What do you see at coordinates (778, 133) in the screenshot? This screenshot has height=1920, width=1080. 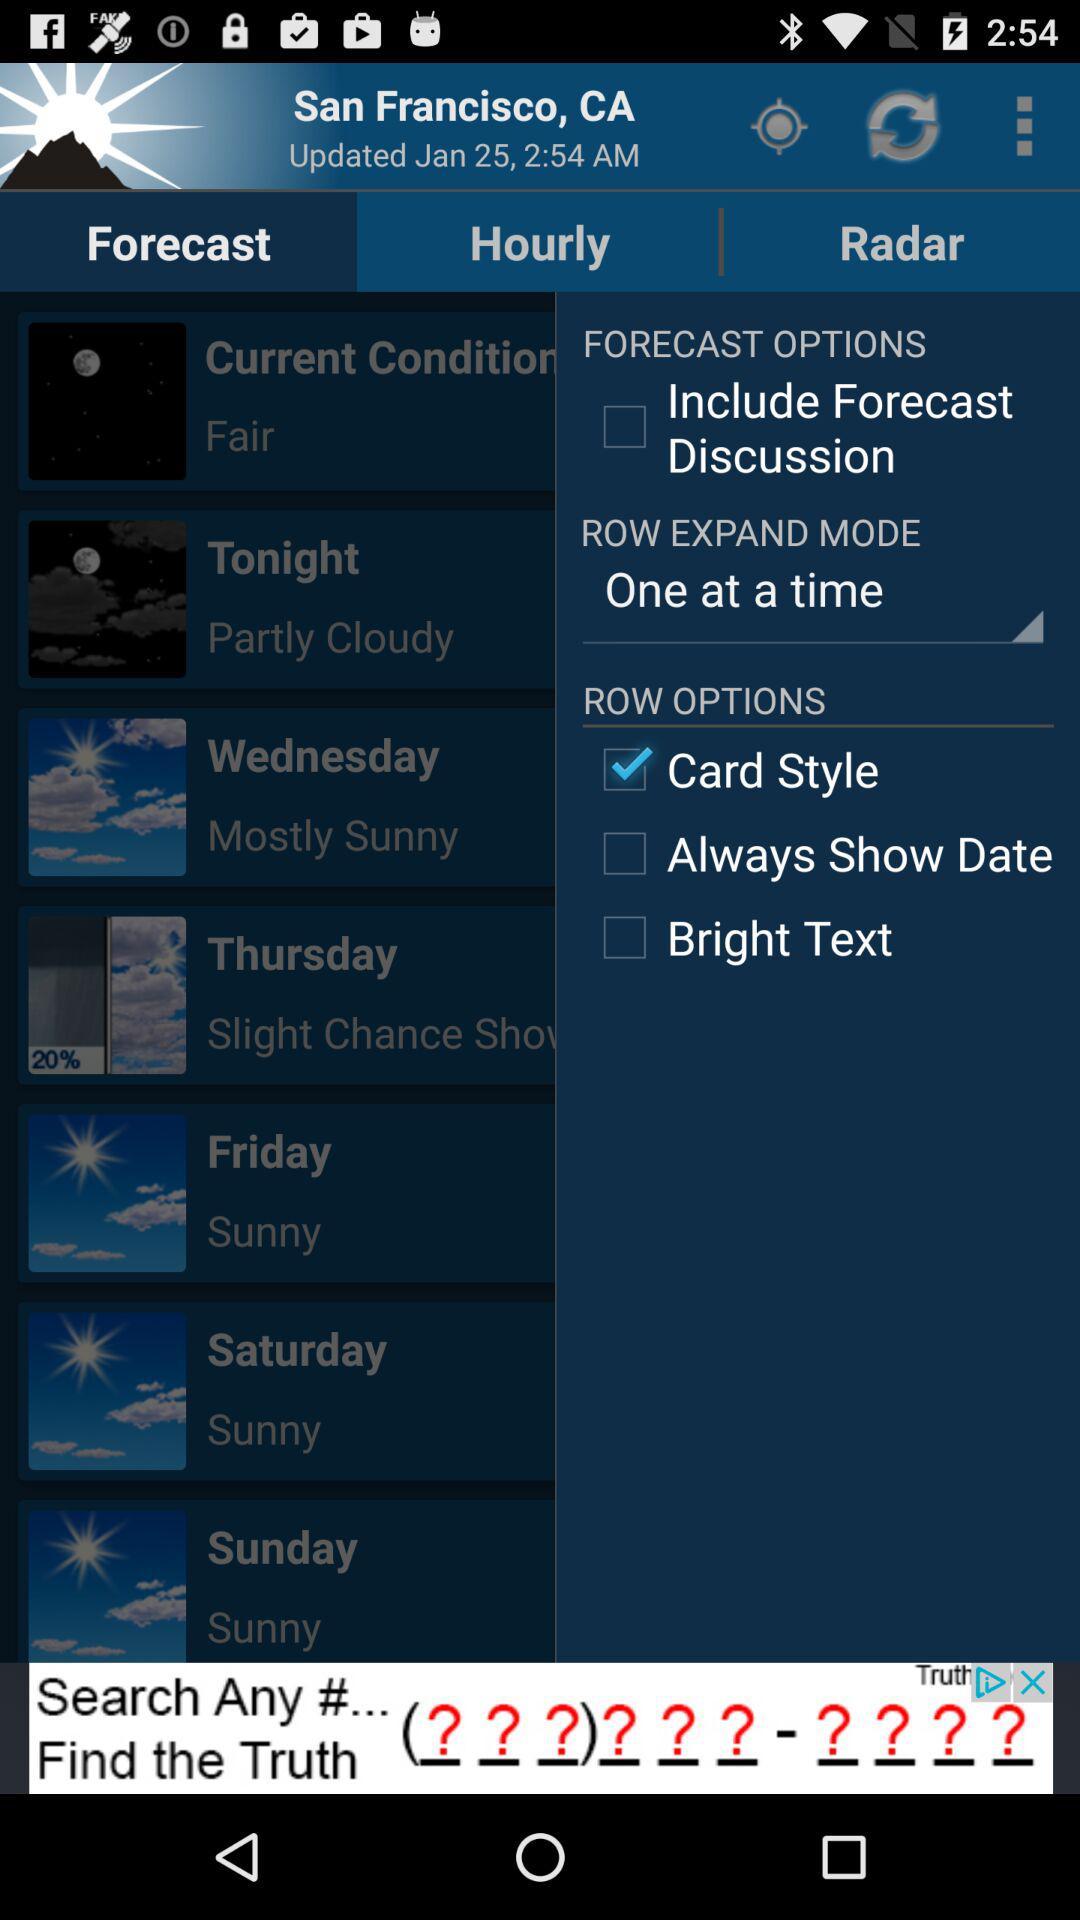 I see `the location_crosshair icon` at bounding box center [778, 133].